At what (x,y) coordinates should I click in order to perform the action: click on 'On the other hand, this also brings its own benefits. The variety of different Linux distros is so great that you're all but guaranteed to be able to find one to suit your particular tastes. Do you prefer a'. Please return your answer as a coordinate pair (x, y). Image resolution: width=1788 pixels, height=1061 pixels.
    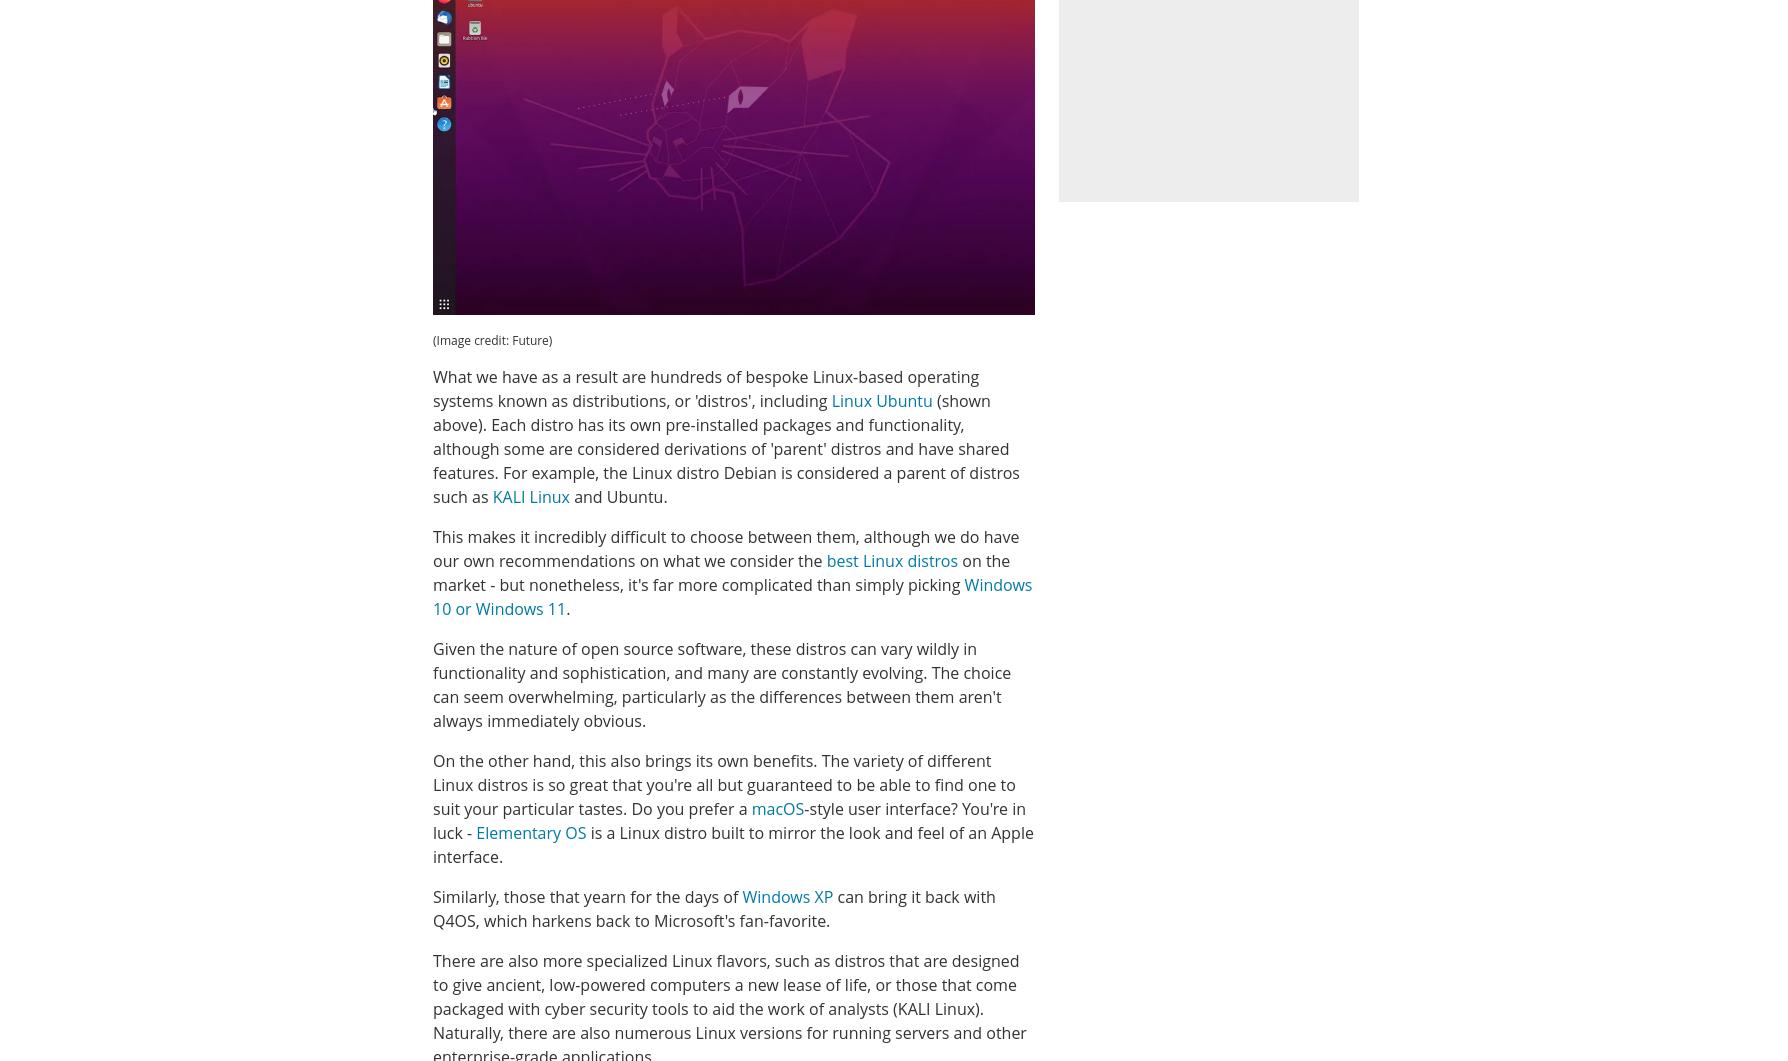
    Looking at the image, I should click on (432, 785).